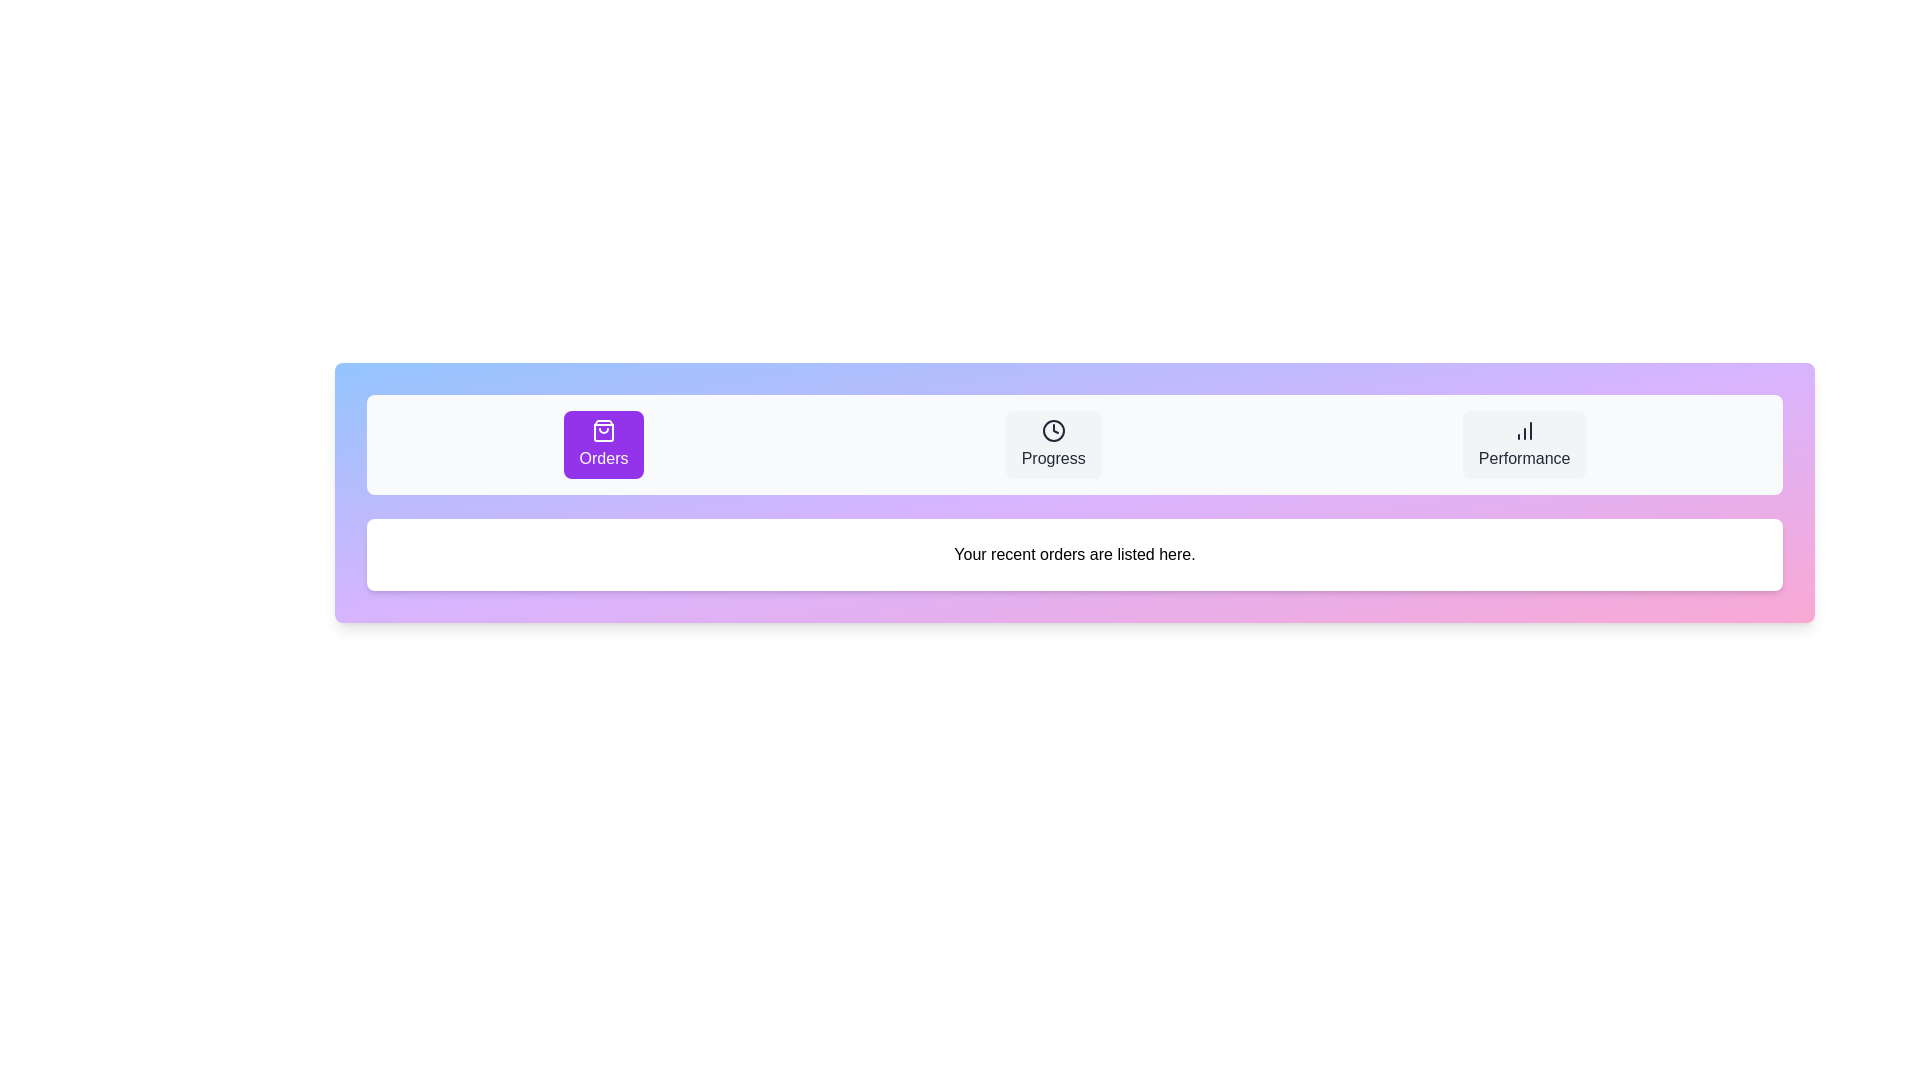  Describe the element at coordinates (603, 430) in the screenshot. I see `the 'Orders' button, which is a highlighted purple rectangular button containing an SVG shopping bag icon, located in the leftmost position of the horizontally aligned menu` at that location.